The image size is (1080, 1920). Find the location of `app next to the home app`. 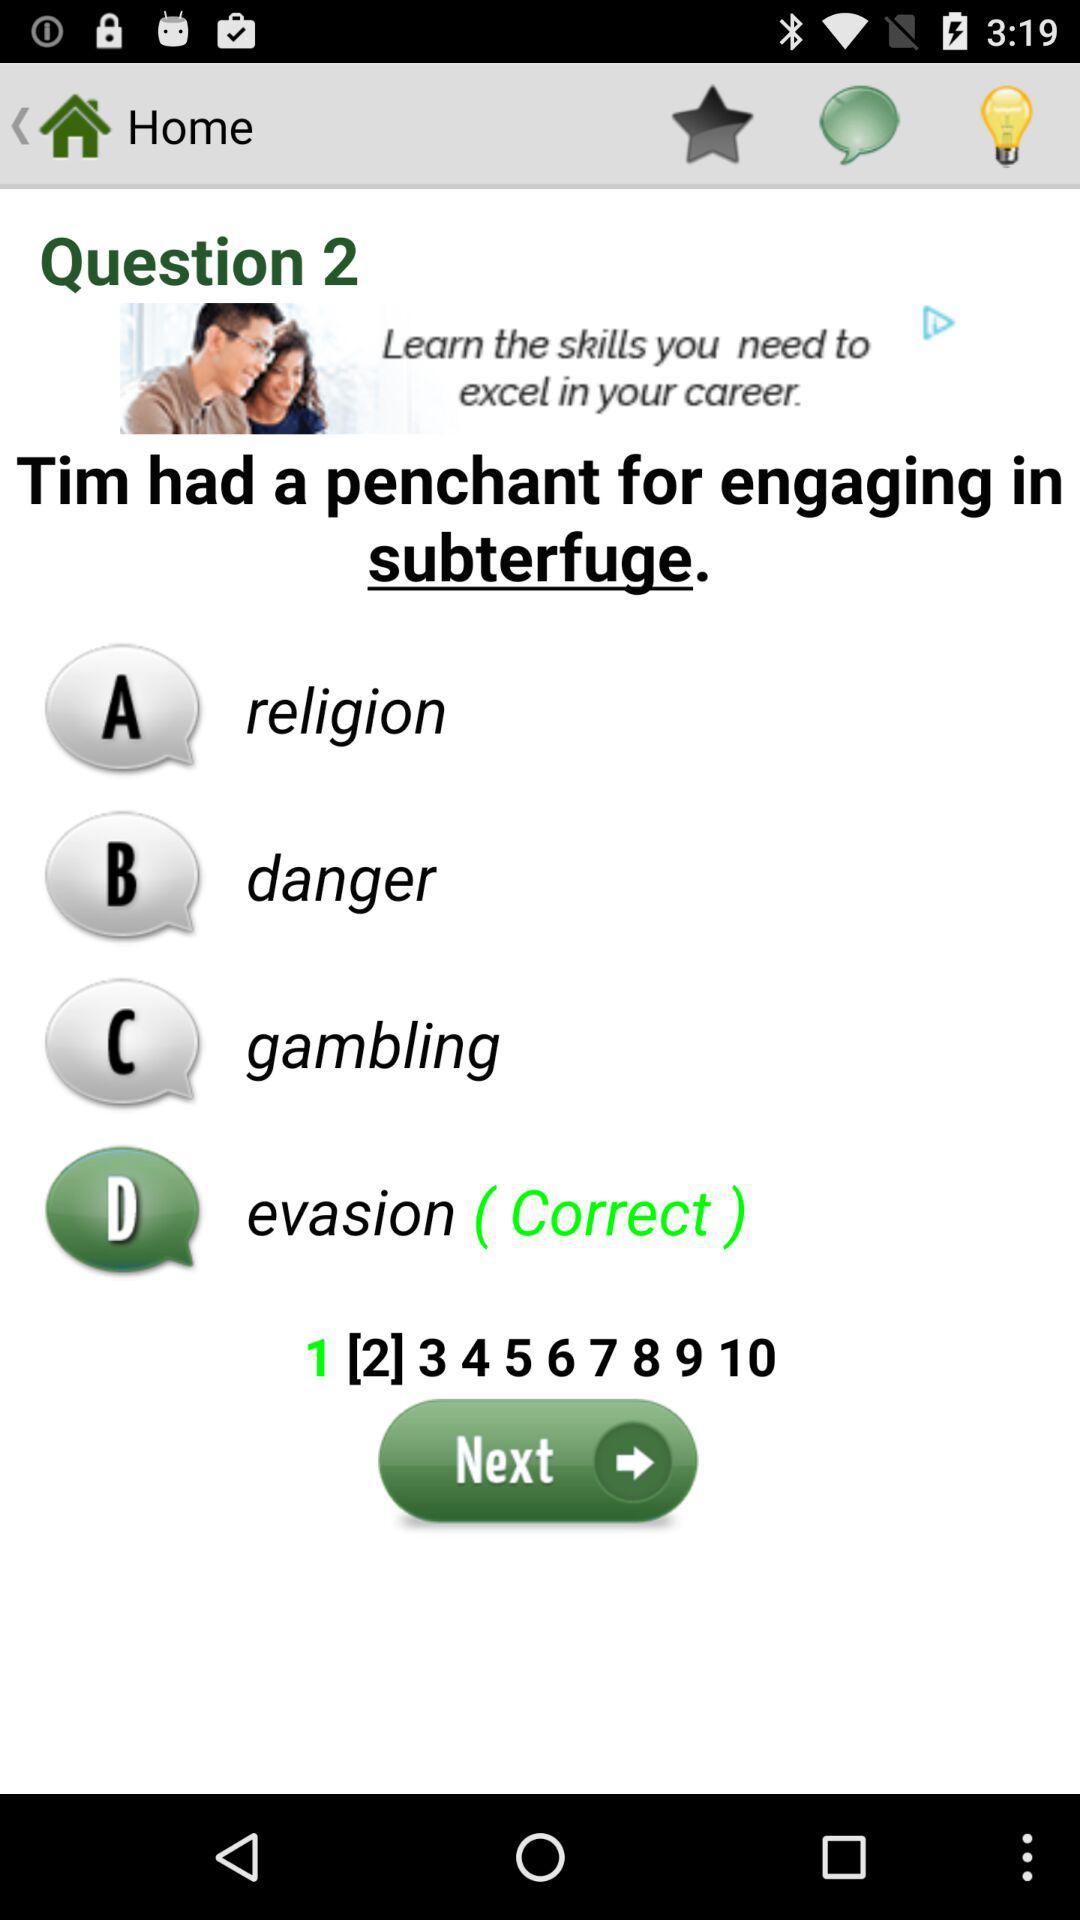

app next to the home app is located at coordinates (711, 124).